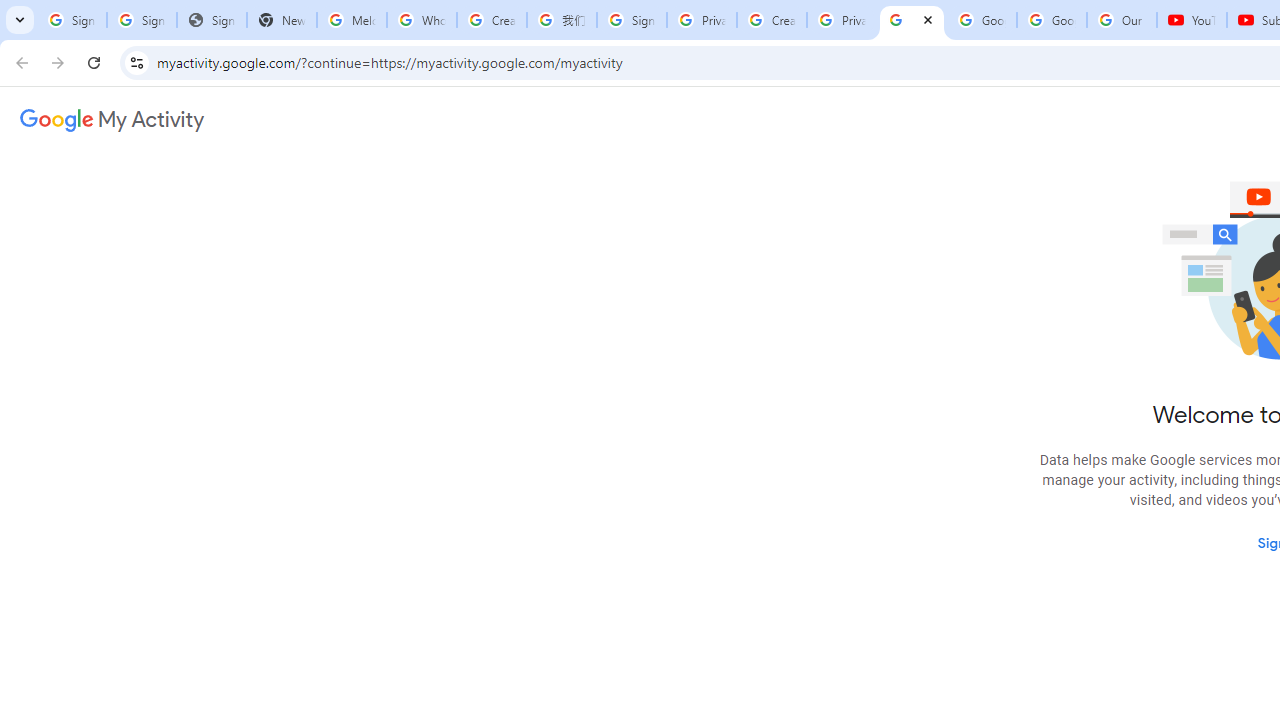 The width and height of the screenshot is (1280, 720). What do you see at coordinates (771, 20) in the screenshot?
I see `'Create your Google Account'` at bounding box center [771, 20].